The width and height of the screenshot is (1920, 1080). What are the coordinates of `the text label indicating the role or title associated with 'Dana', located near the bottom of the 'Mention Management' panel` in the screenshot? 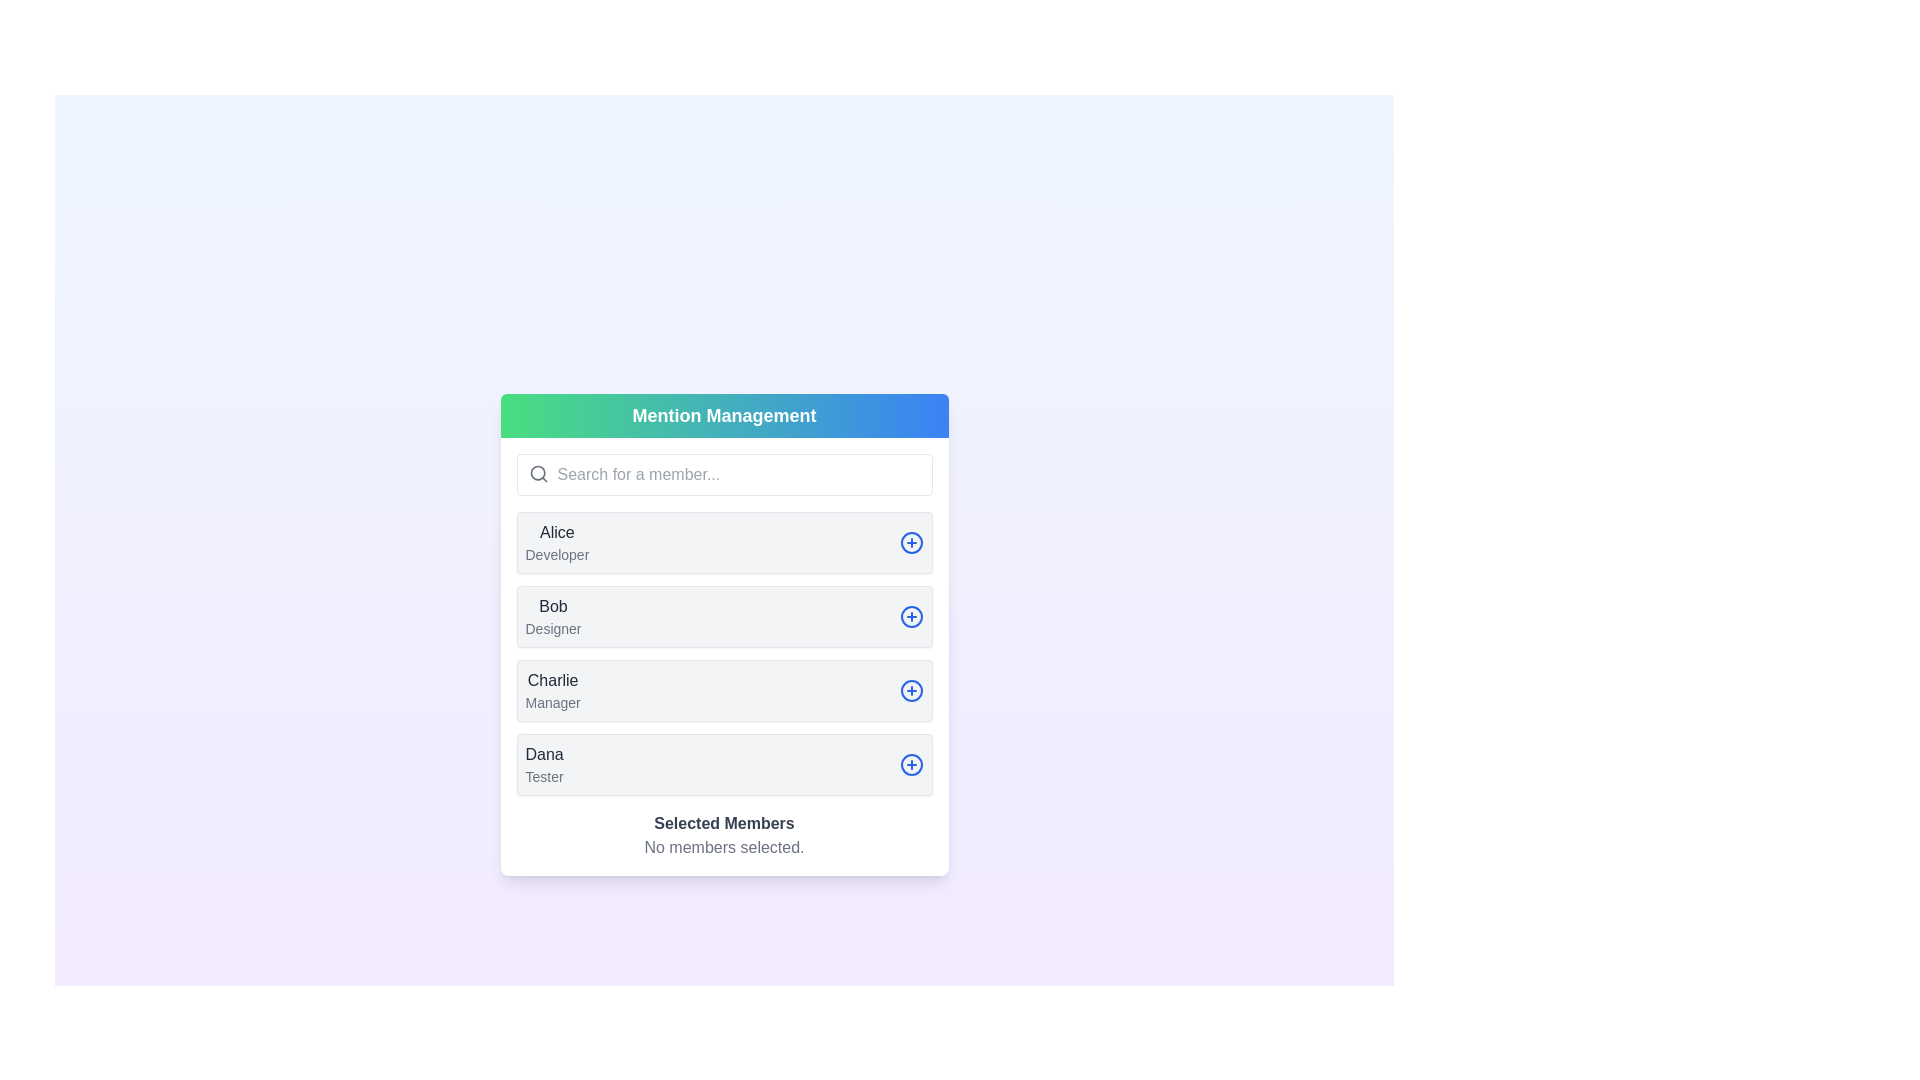 It's located at (544, 775).